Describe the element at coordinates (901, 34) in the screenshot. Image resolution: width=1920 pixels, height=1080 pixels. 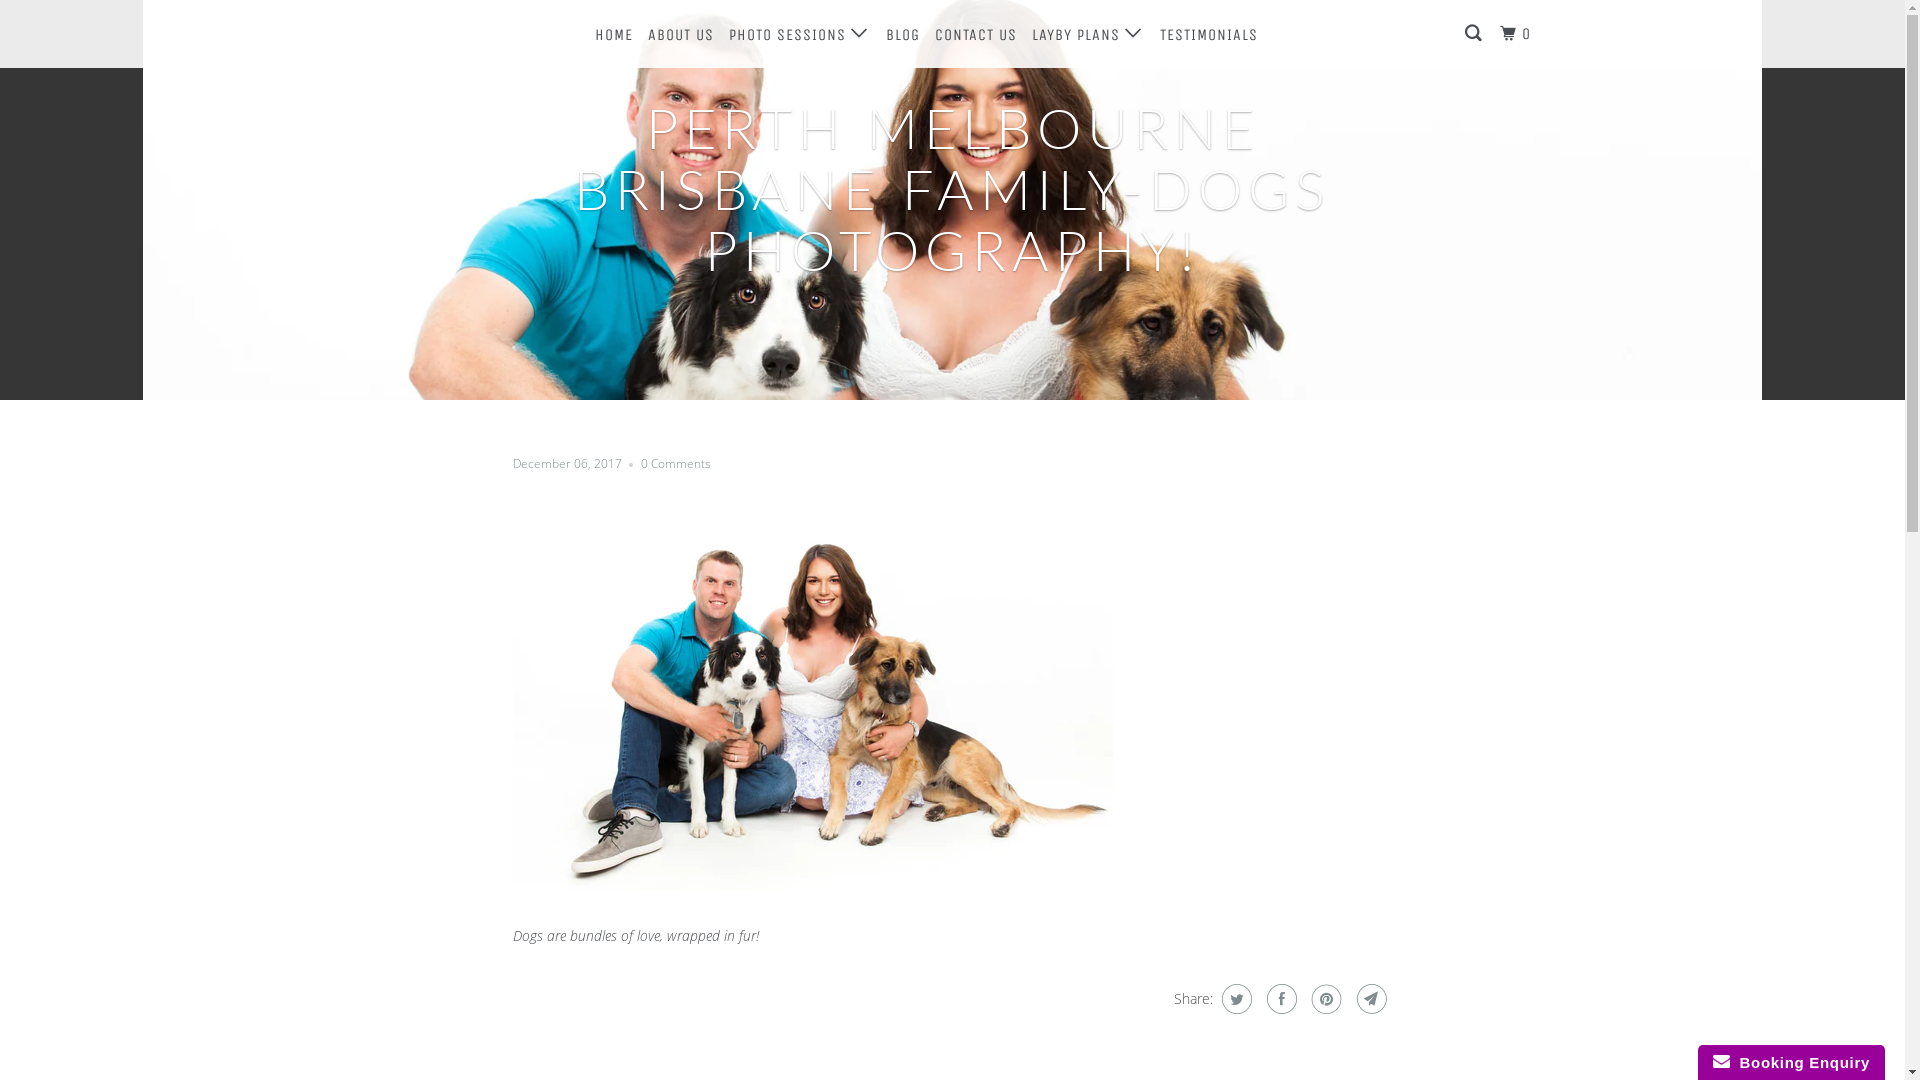
I see `'BLOG'` at that location.